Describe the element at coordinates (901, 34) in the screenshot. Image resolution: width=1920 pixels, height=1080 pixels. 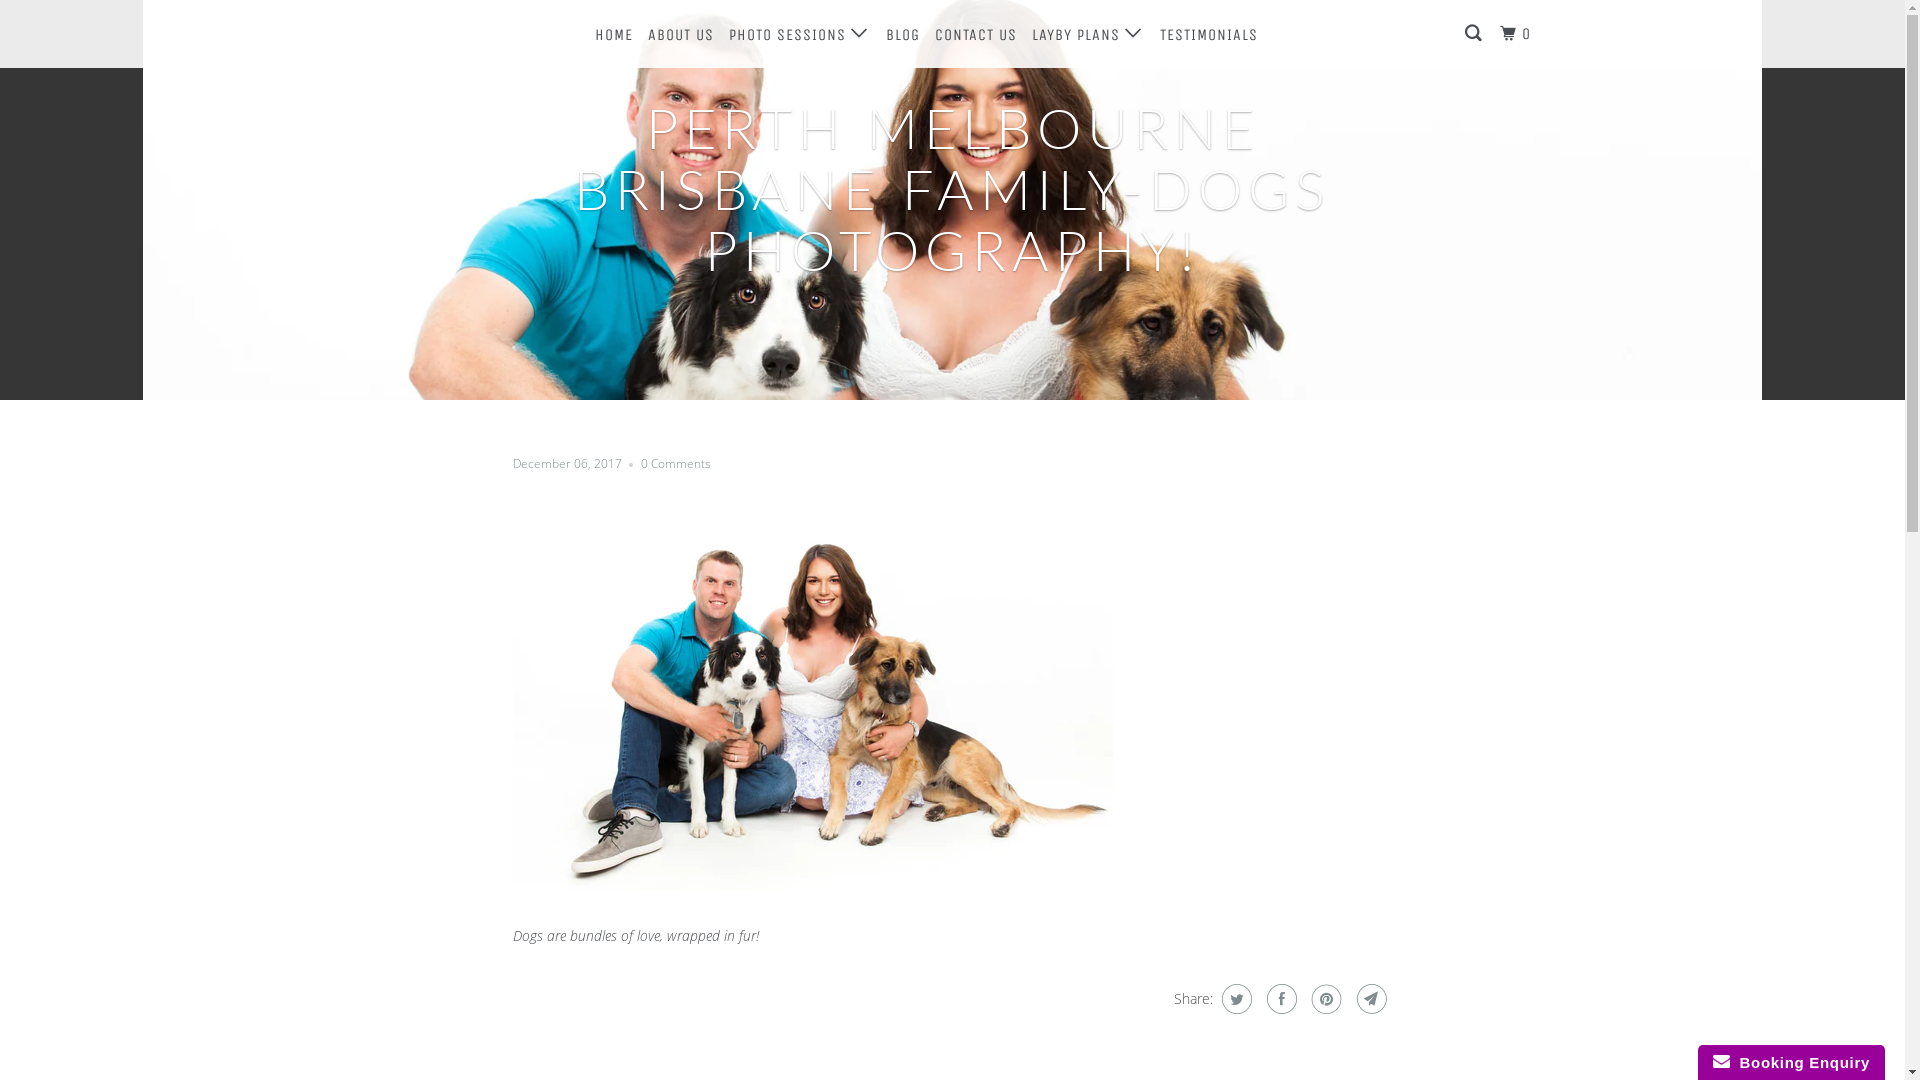
I see `'BLOG'` at that location.